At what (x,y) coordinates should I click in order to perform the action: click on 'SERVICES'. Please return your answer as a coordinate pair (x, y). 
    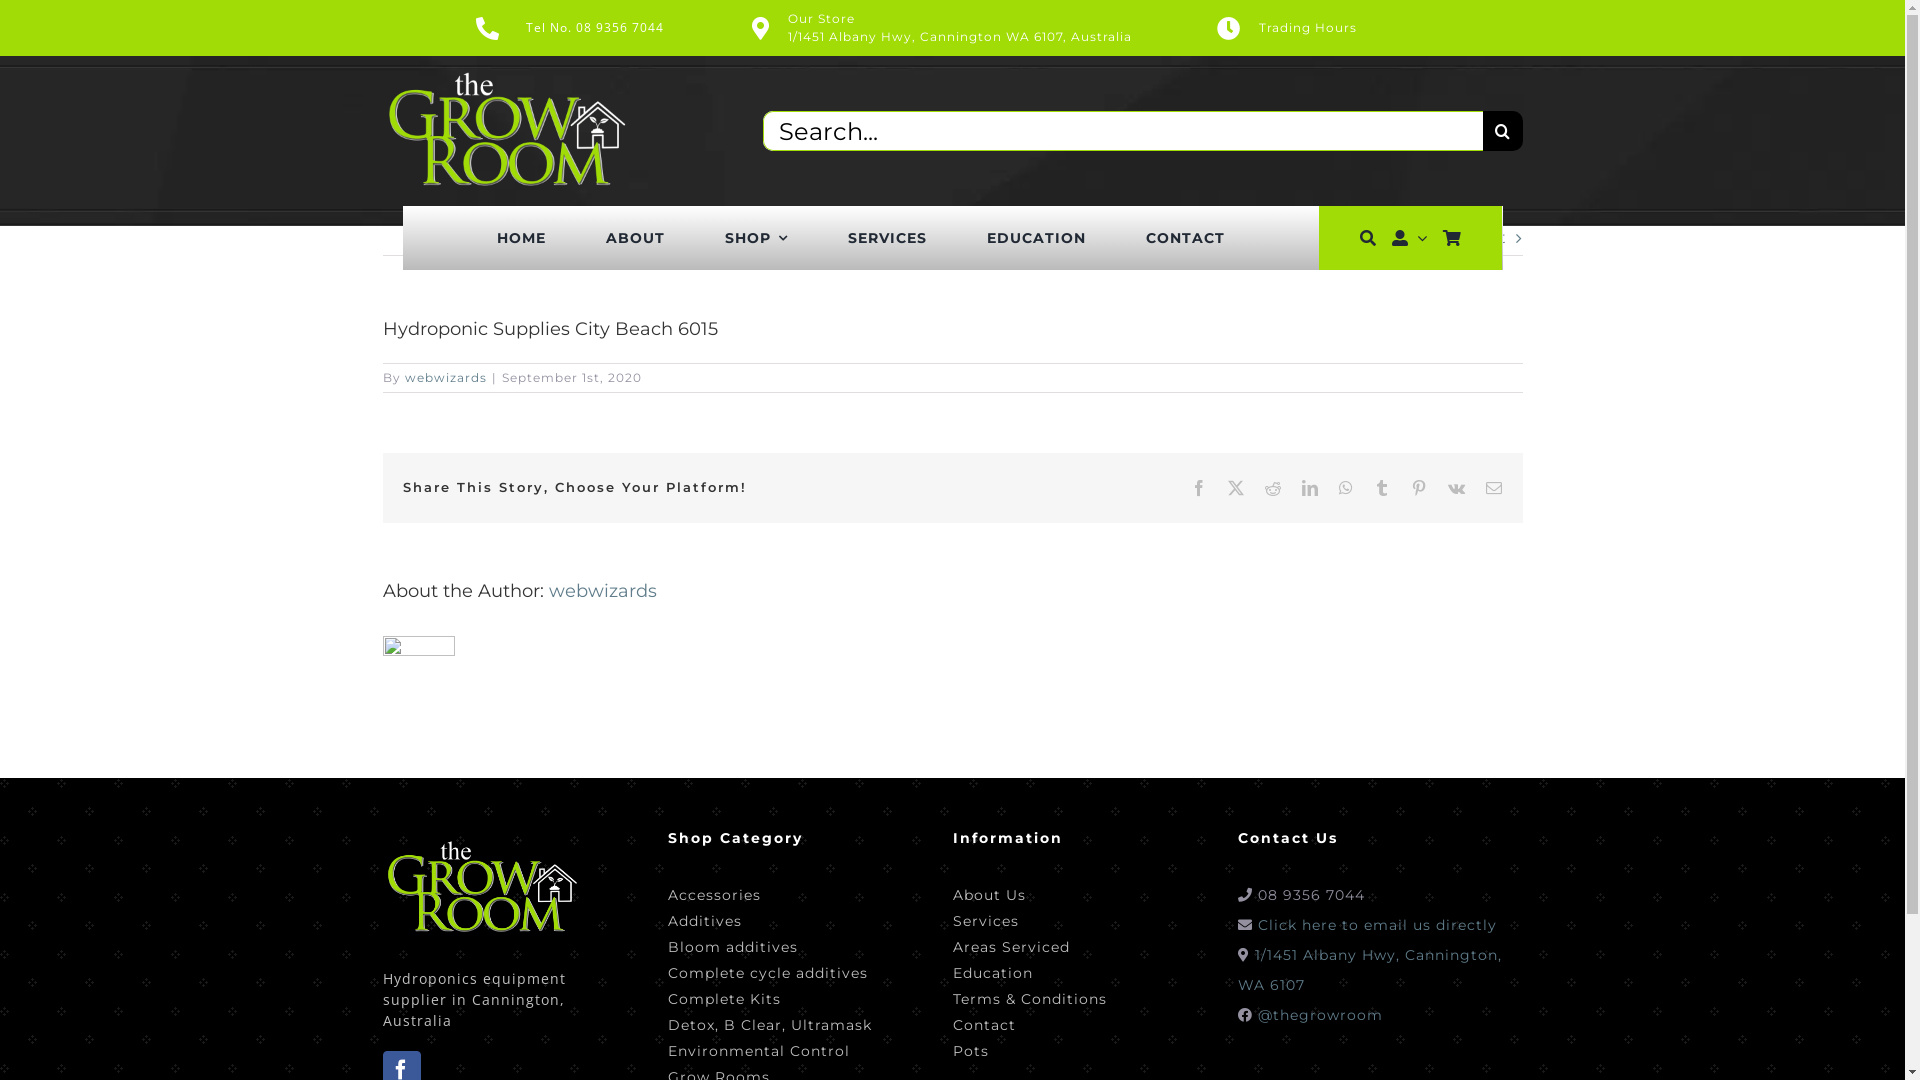
    Looking at the image, I should click on (886, 237).